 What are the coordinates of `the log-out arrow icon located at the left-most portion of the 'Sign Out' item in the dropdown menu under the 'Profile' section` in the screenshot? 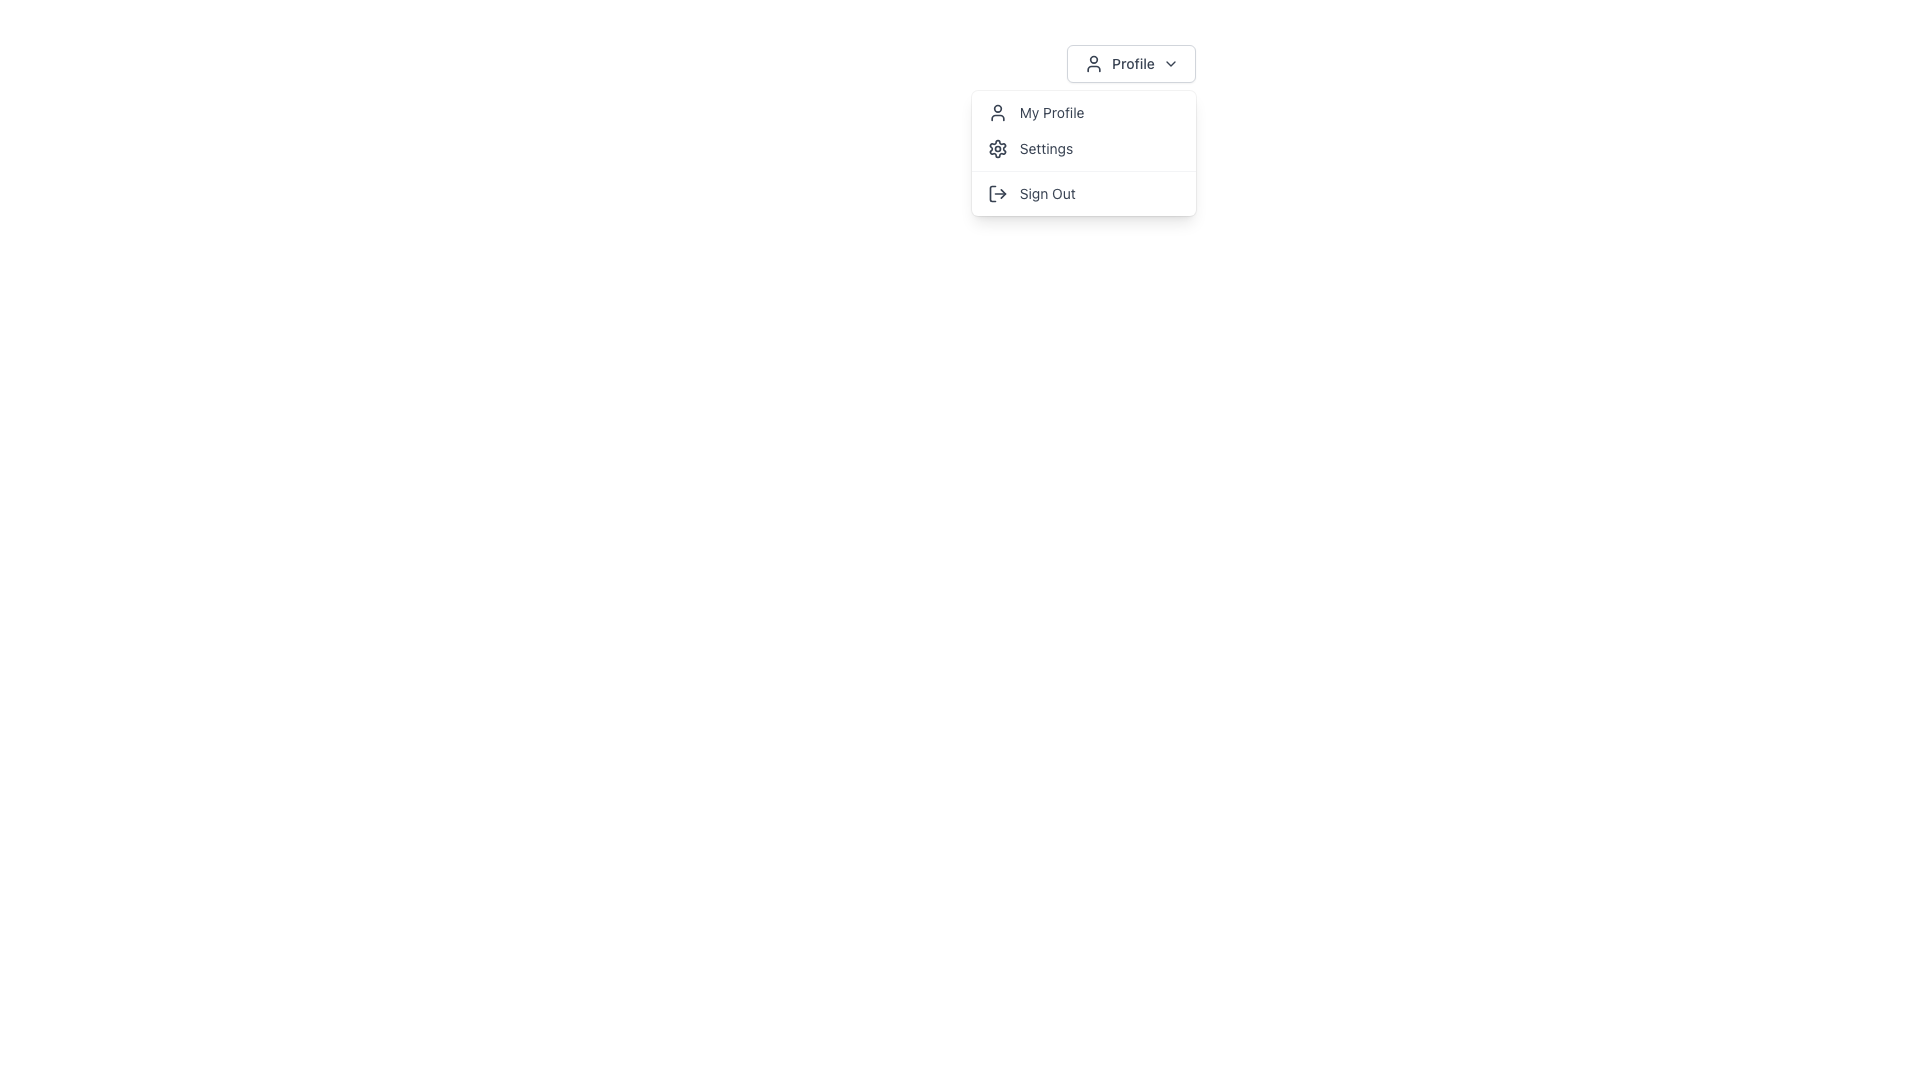 It's located at (997, 193).